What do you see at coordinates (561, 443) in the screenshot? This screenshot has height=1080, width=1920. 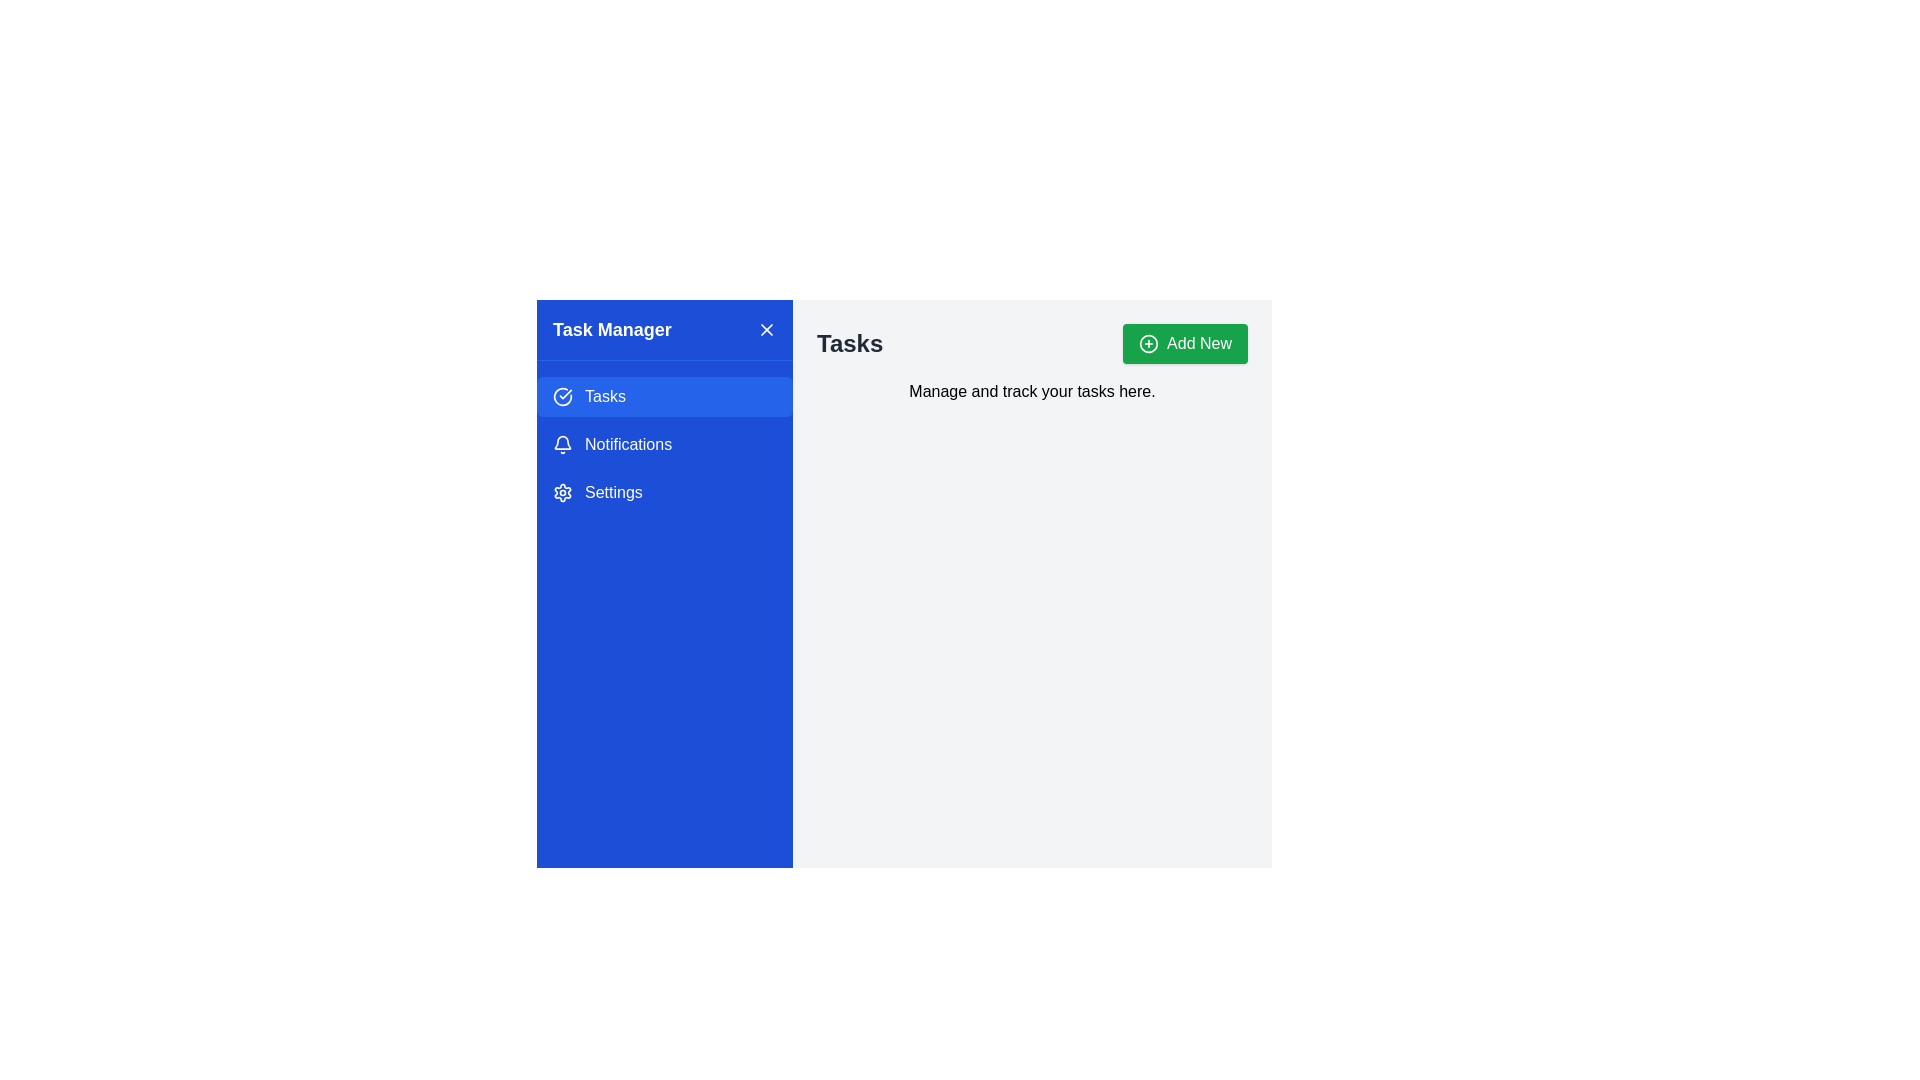 I see `the notification icon (bell) located in the left-side navigation bar` at bounding box center [561, 443].